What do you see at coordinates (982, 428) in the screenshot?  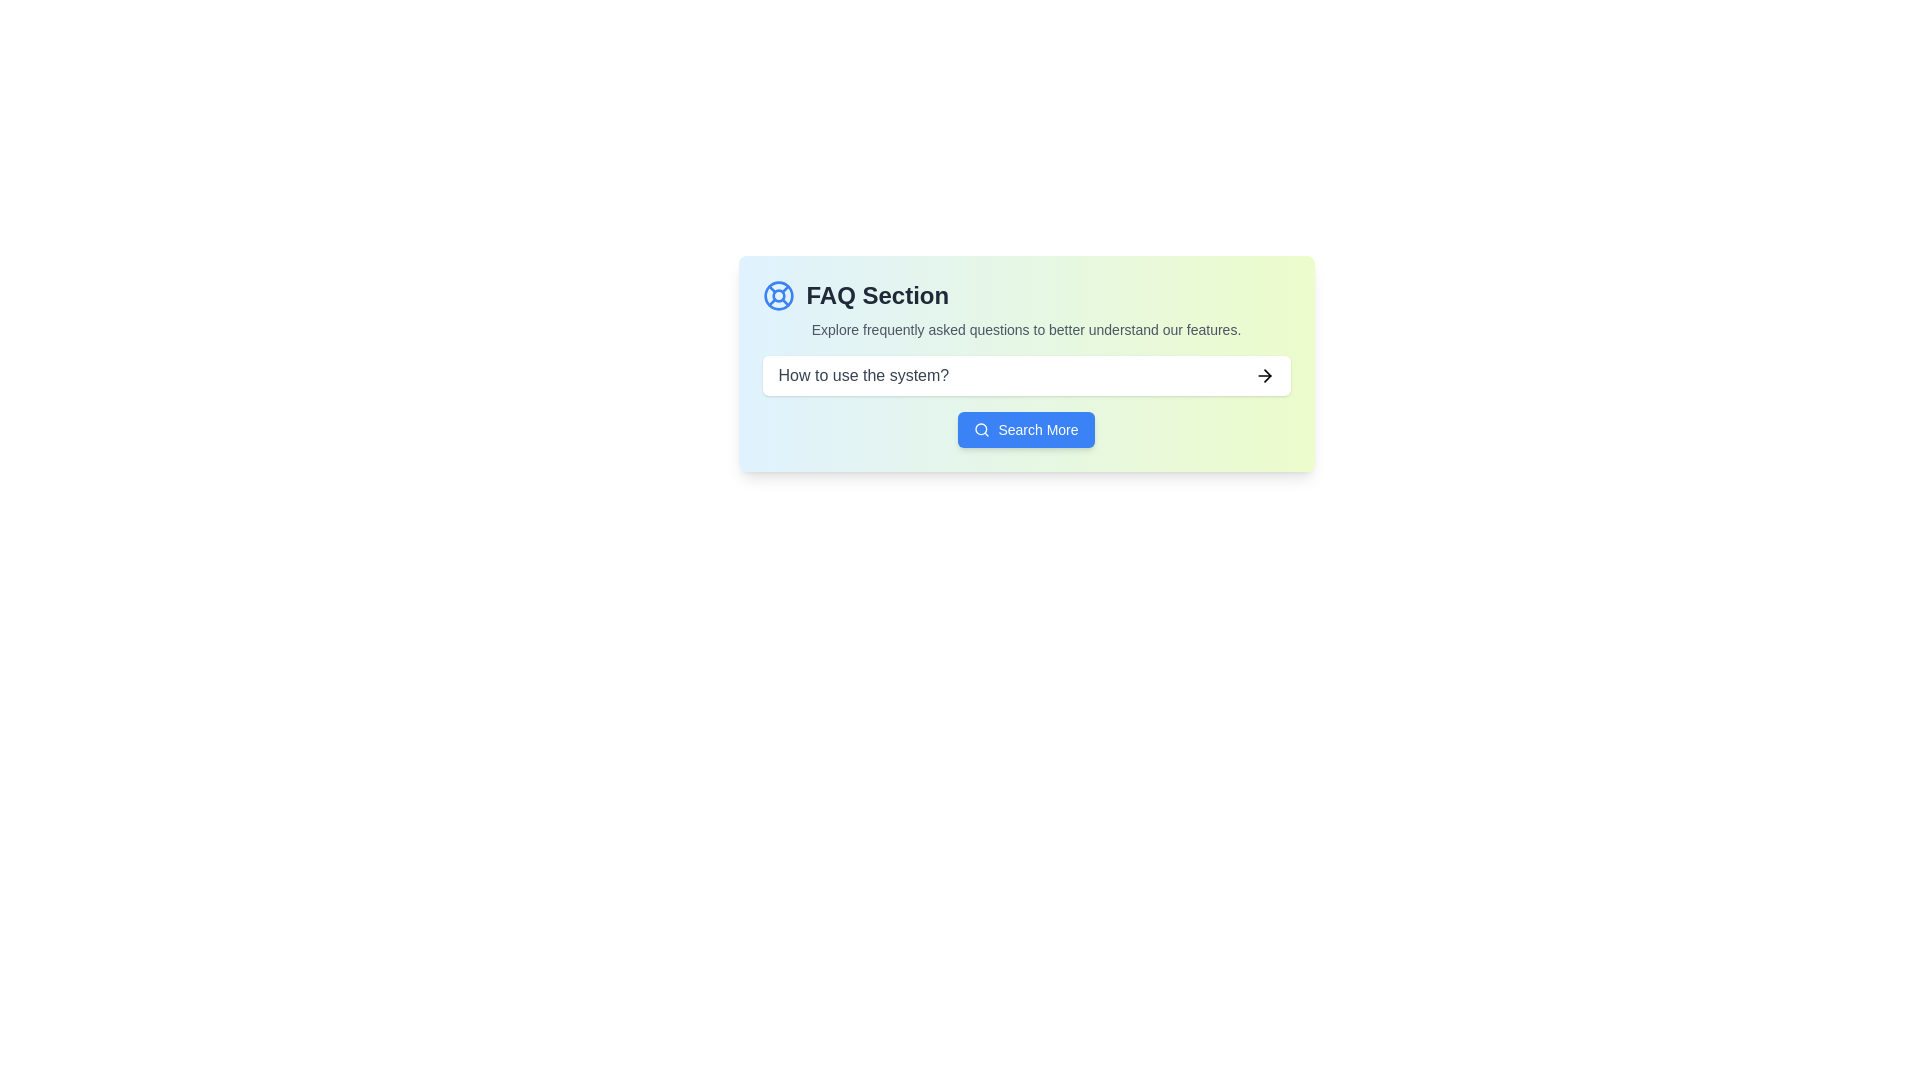 I see `the search icon, which is a magnifying glass symbol located on the left side of the 'Search More' button in the FAQ Section component` at bounding box center [982, 428].